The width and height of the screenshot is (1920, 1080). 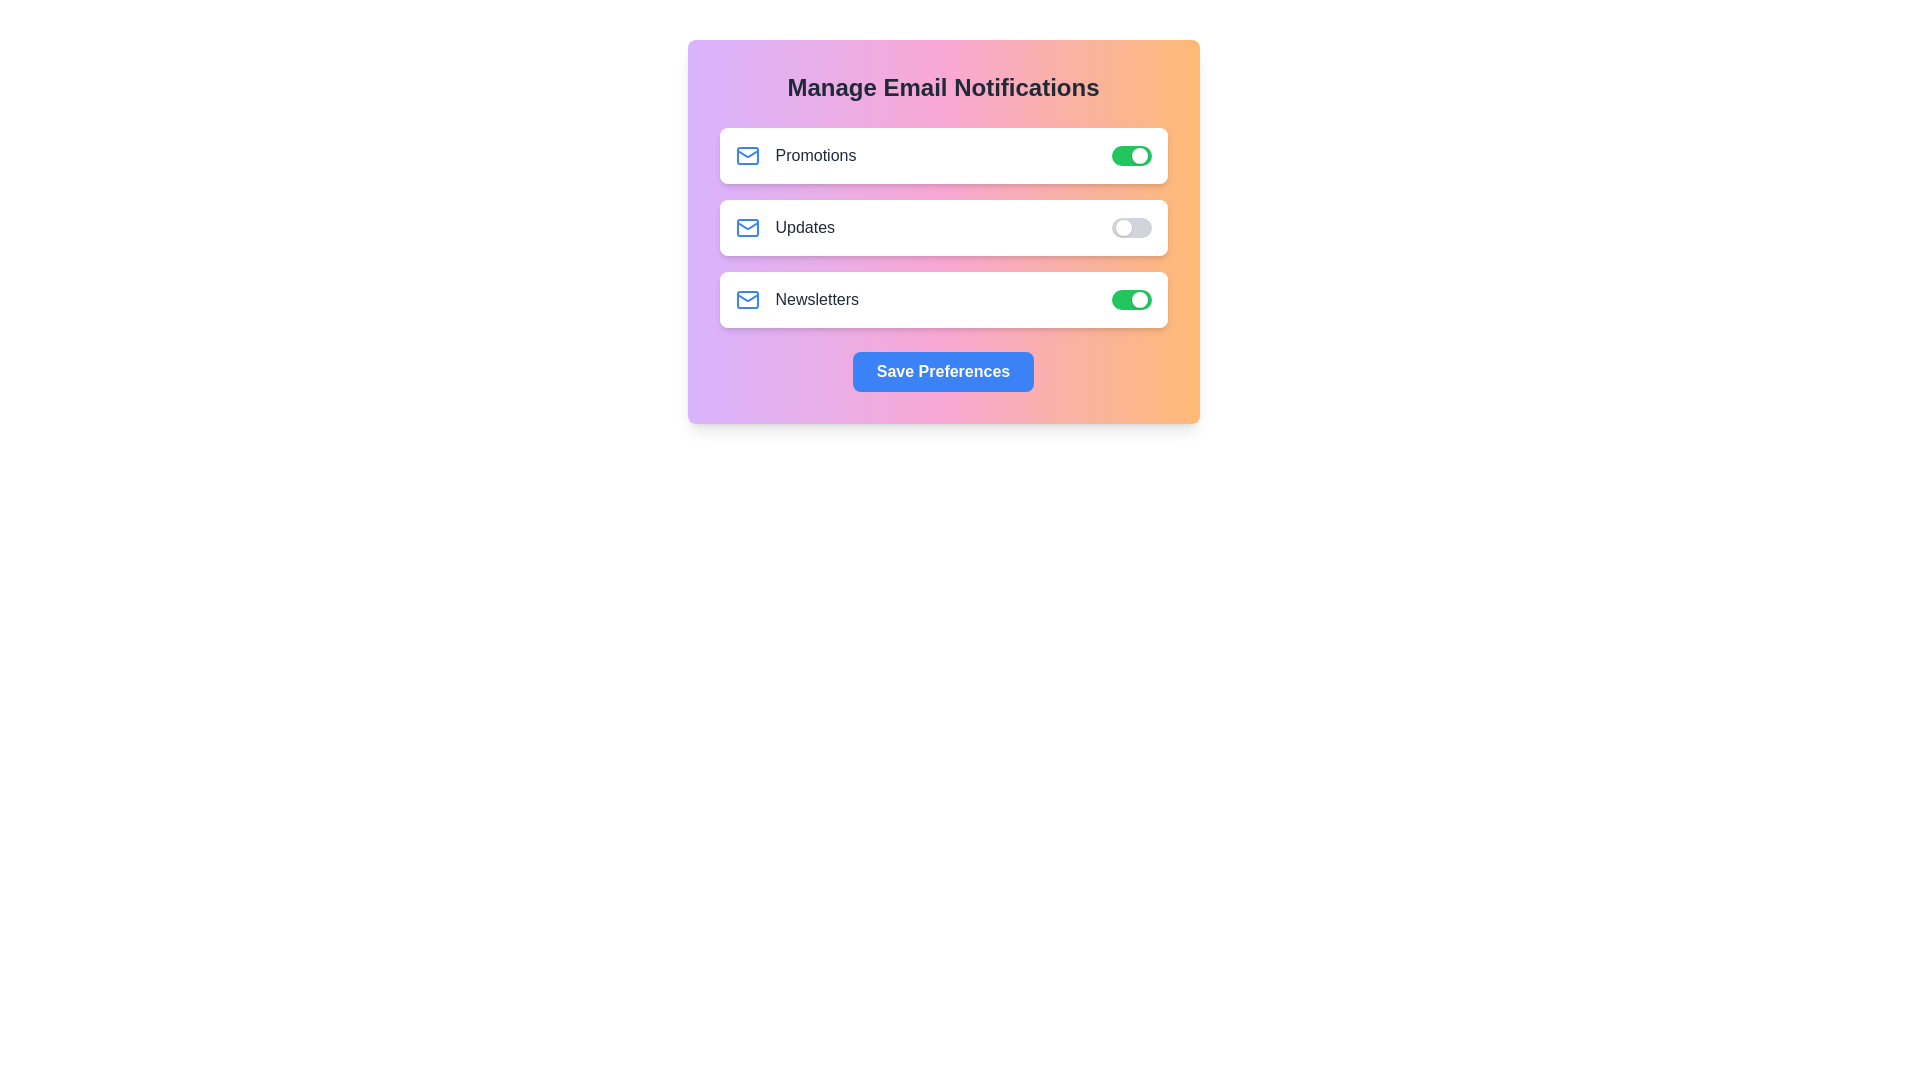 What do you see at coordinates (794, 154) in the screenshot?
I see `the text of the 'Promotions' category to select it` at bounding box center [794, 154].